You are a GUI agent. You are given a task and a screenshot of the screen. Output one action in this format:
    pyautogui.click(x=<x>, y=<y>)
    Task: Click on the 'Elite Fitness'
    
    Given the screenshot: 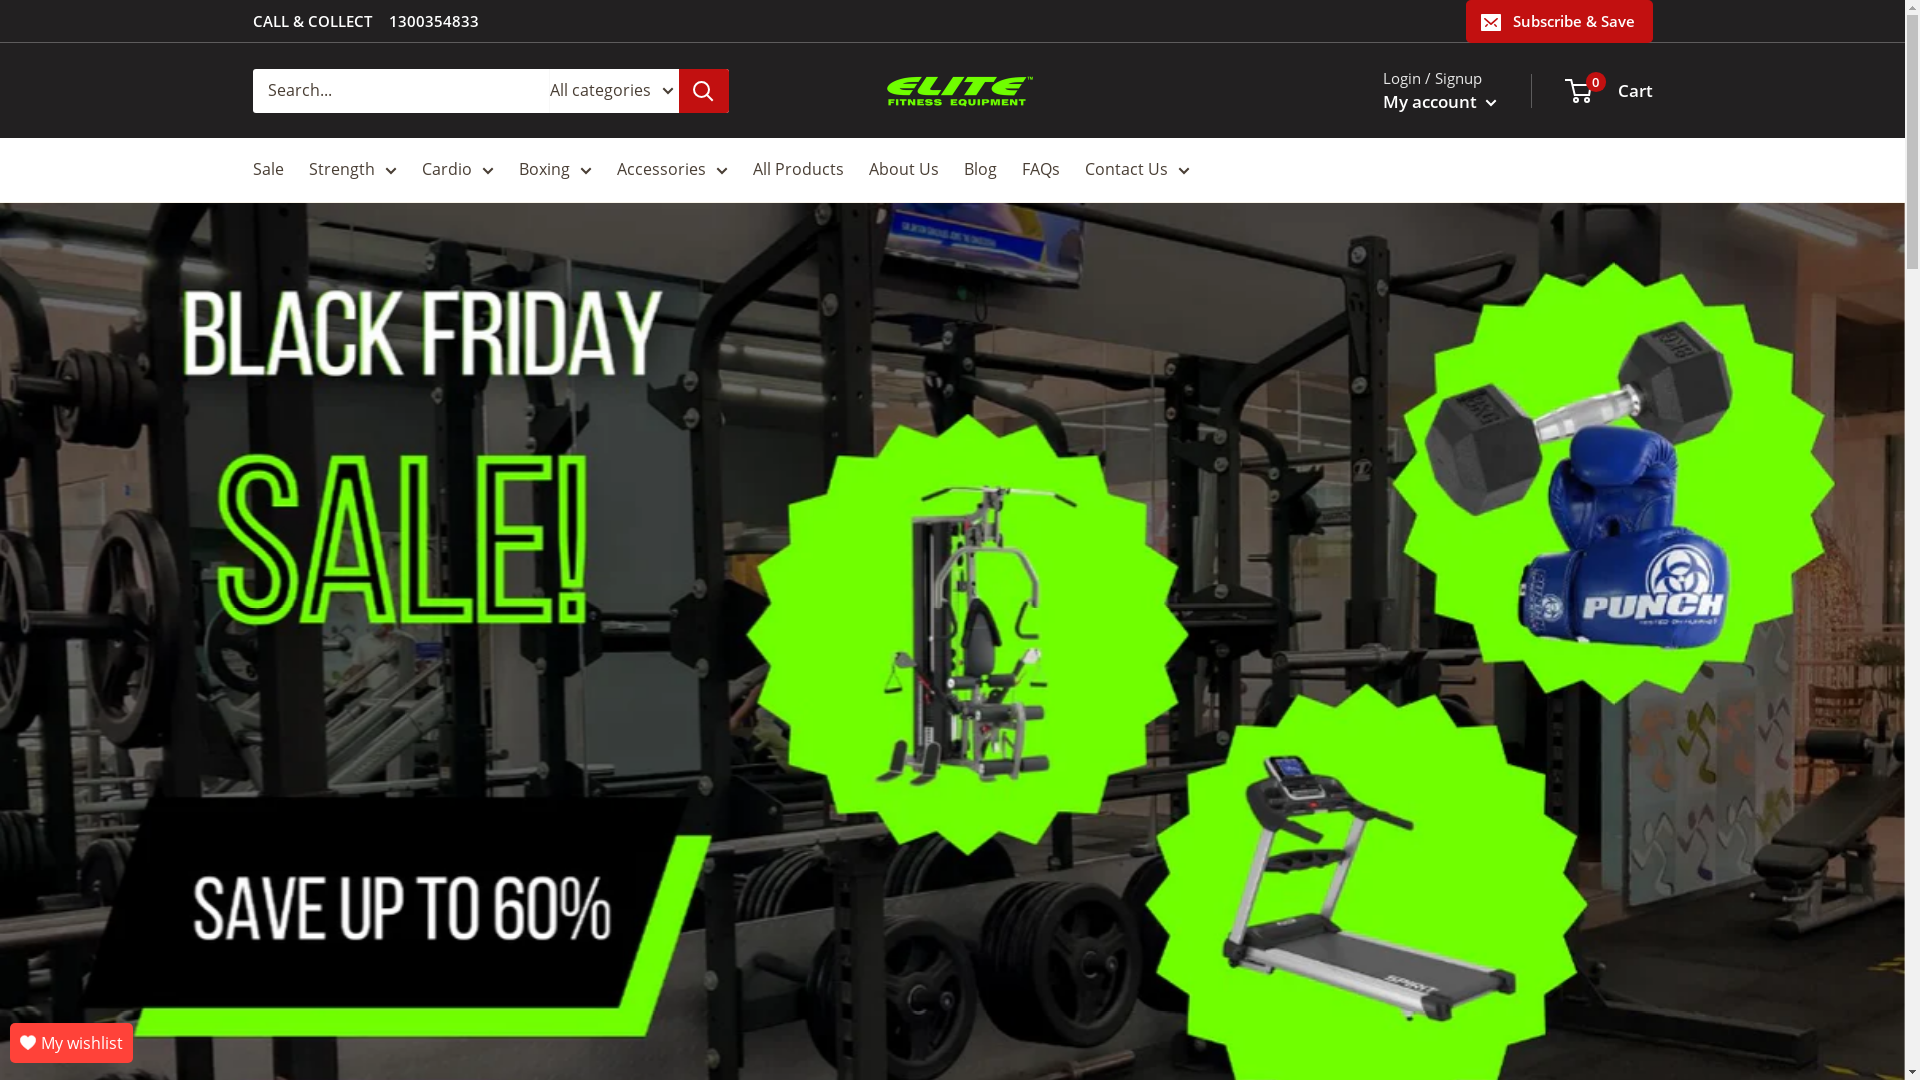 What is the action you would take?
    pyautogui.click(x=958, y=90)
    